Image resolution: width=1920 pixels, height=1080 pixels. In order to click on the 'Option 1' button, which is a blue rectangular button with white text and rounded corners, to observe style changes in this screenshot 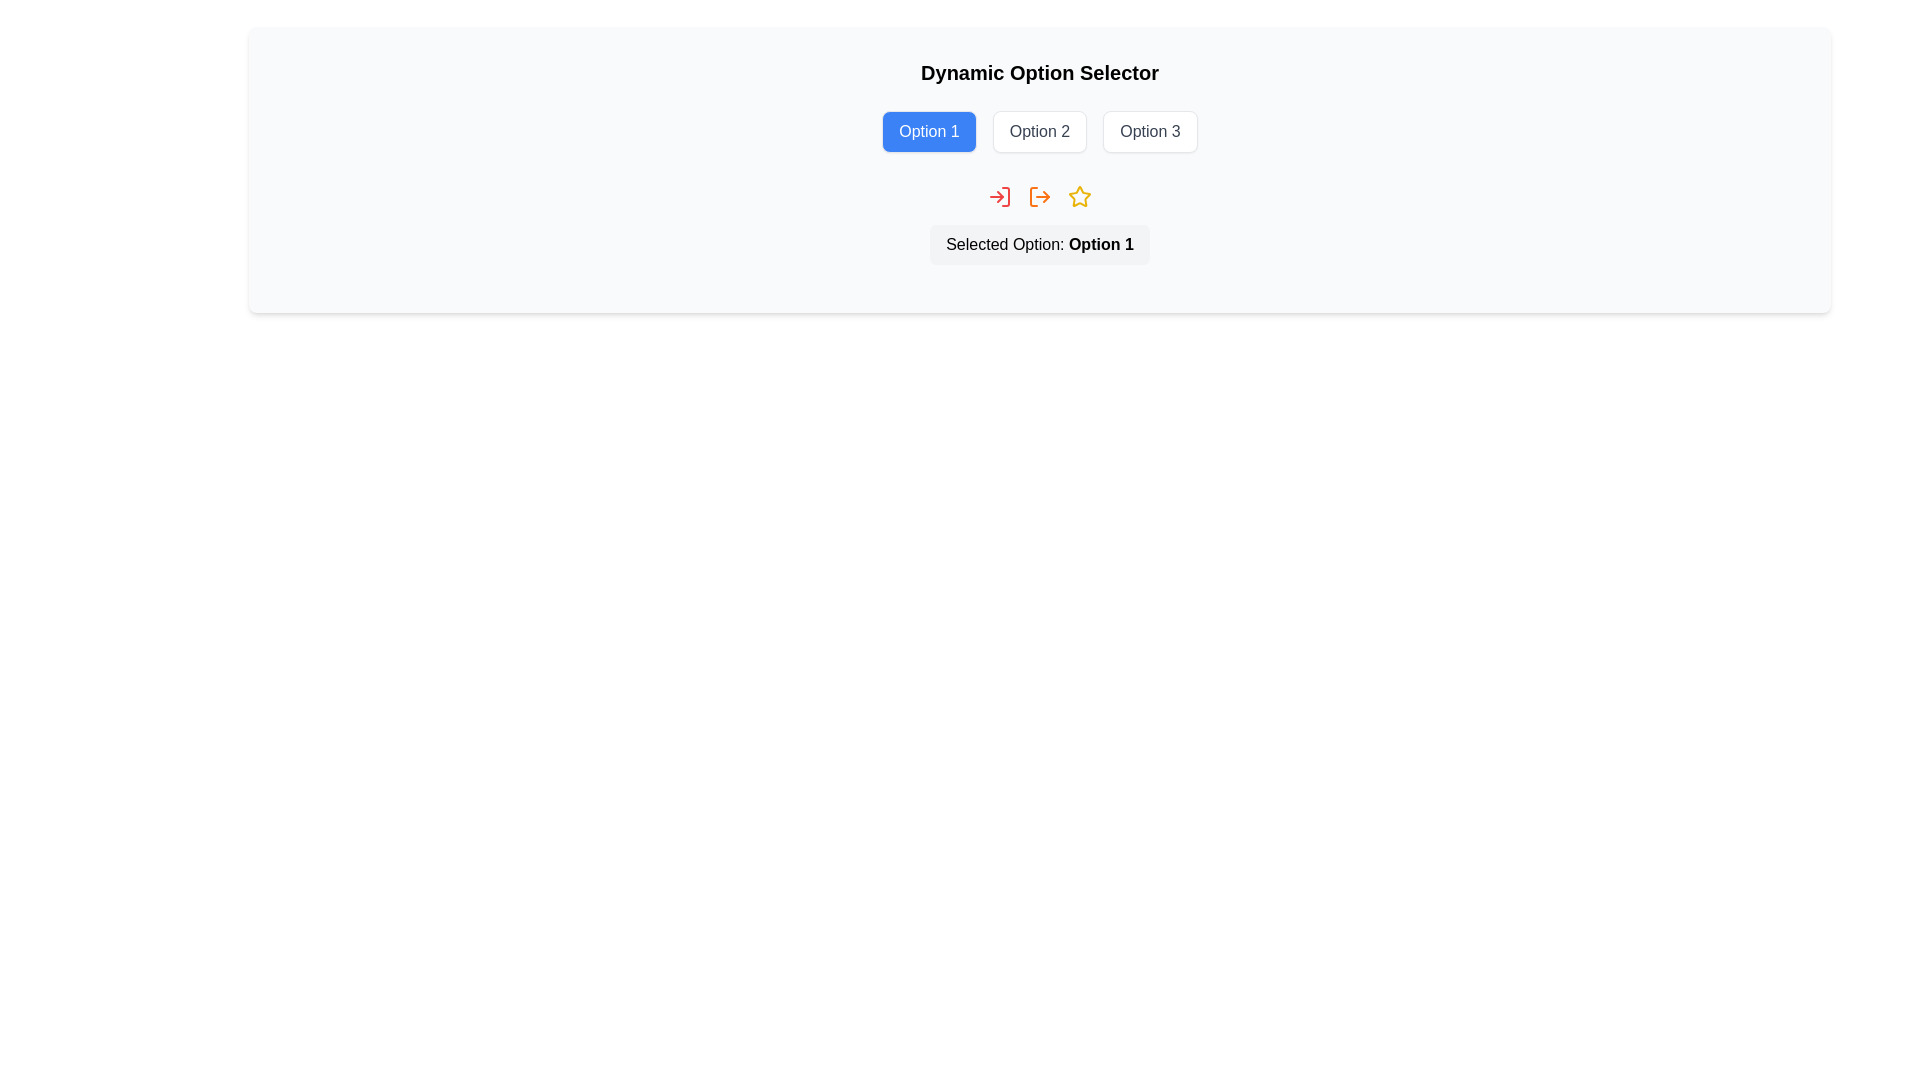, I will do `click(928, 131)`.